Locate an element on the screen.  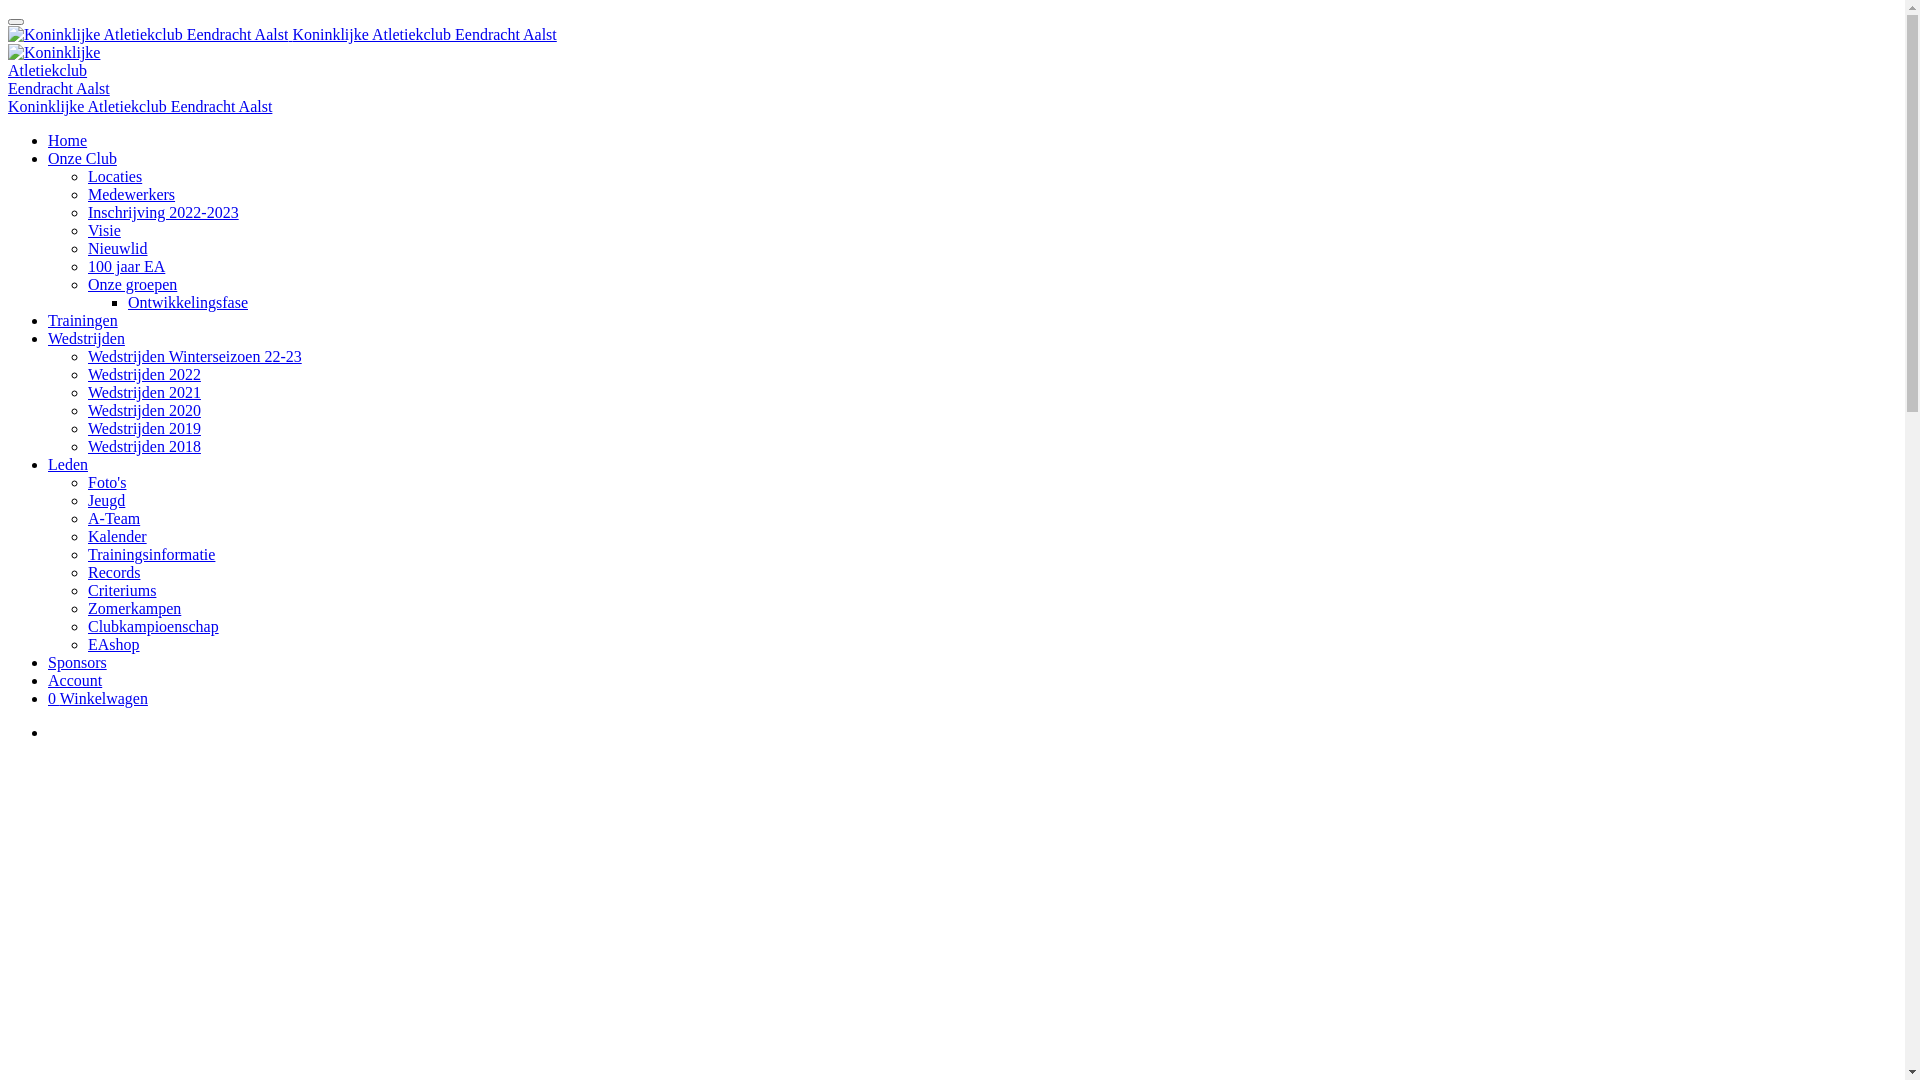
'Wedstrijden 2018' is located at coordinates (143, 445).